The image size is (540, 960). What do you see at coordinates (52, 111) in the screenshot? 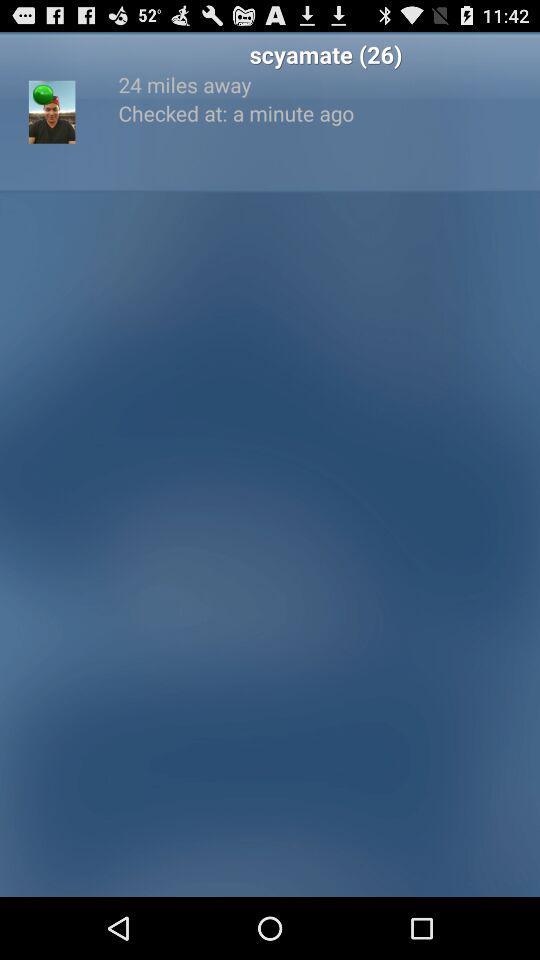
I see `the item to the left of 24 miles away item` at bounding box center [52, 111].